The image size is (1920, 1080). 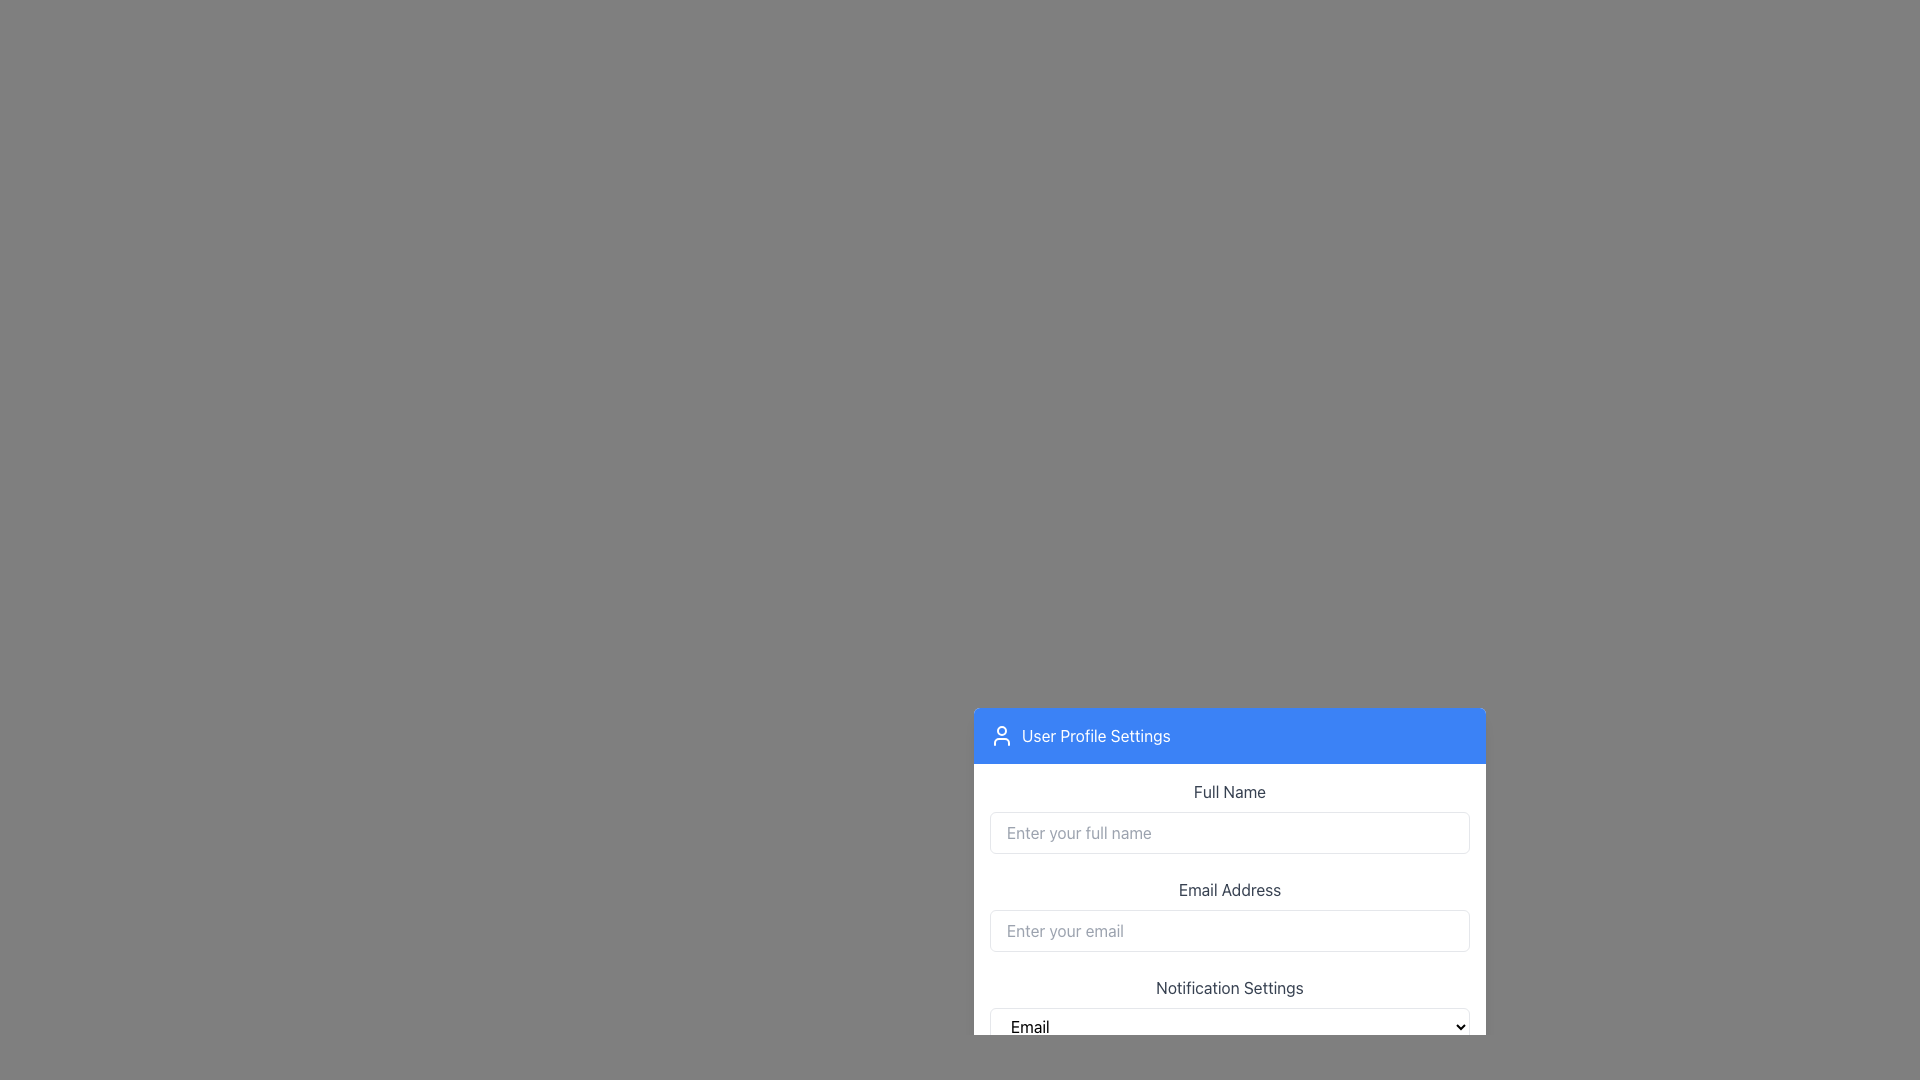 What do you see at coordinates (1095, 735) in the screenshot?
I see `the 'User Profile Settings' text label, which is displayed in white font on a blue background as part of the header section` at bounding box center [1095, 735].